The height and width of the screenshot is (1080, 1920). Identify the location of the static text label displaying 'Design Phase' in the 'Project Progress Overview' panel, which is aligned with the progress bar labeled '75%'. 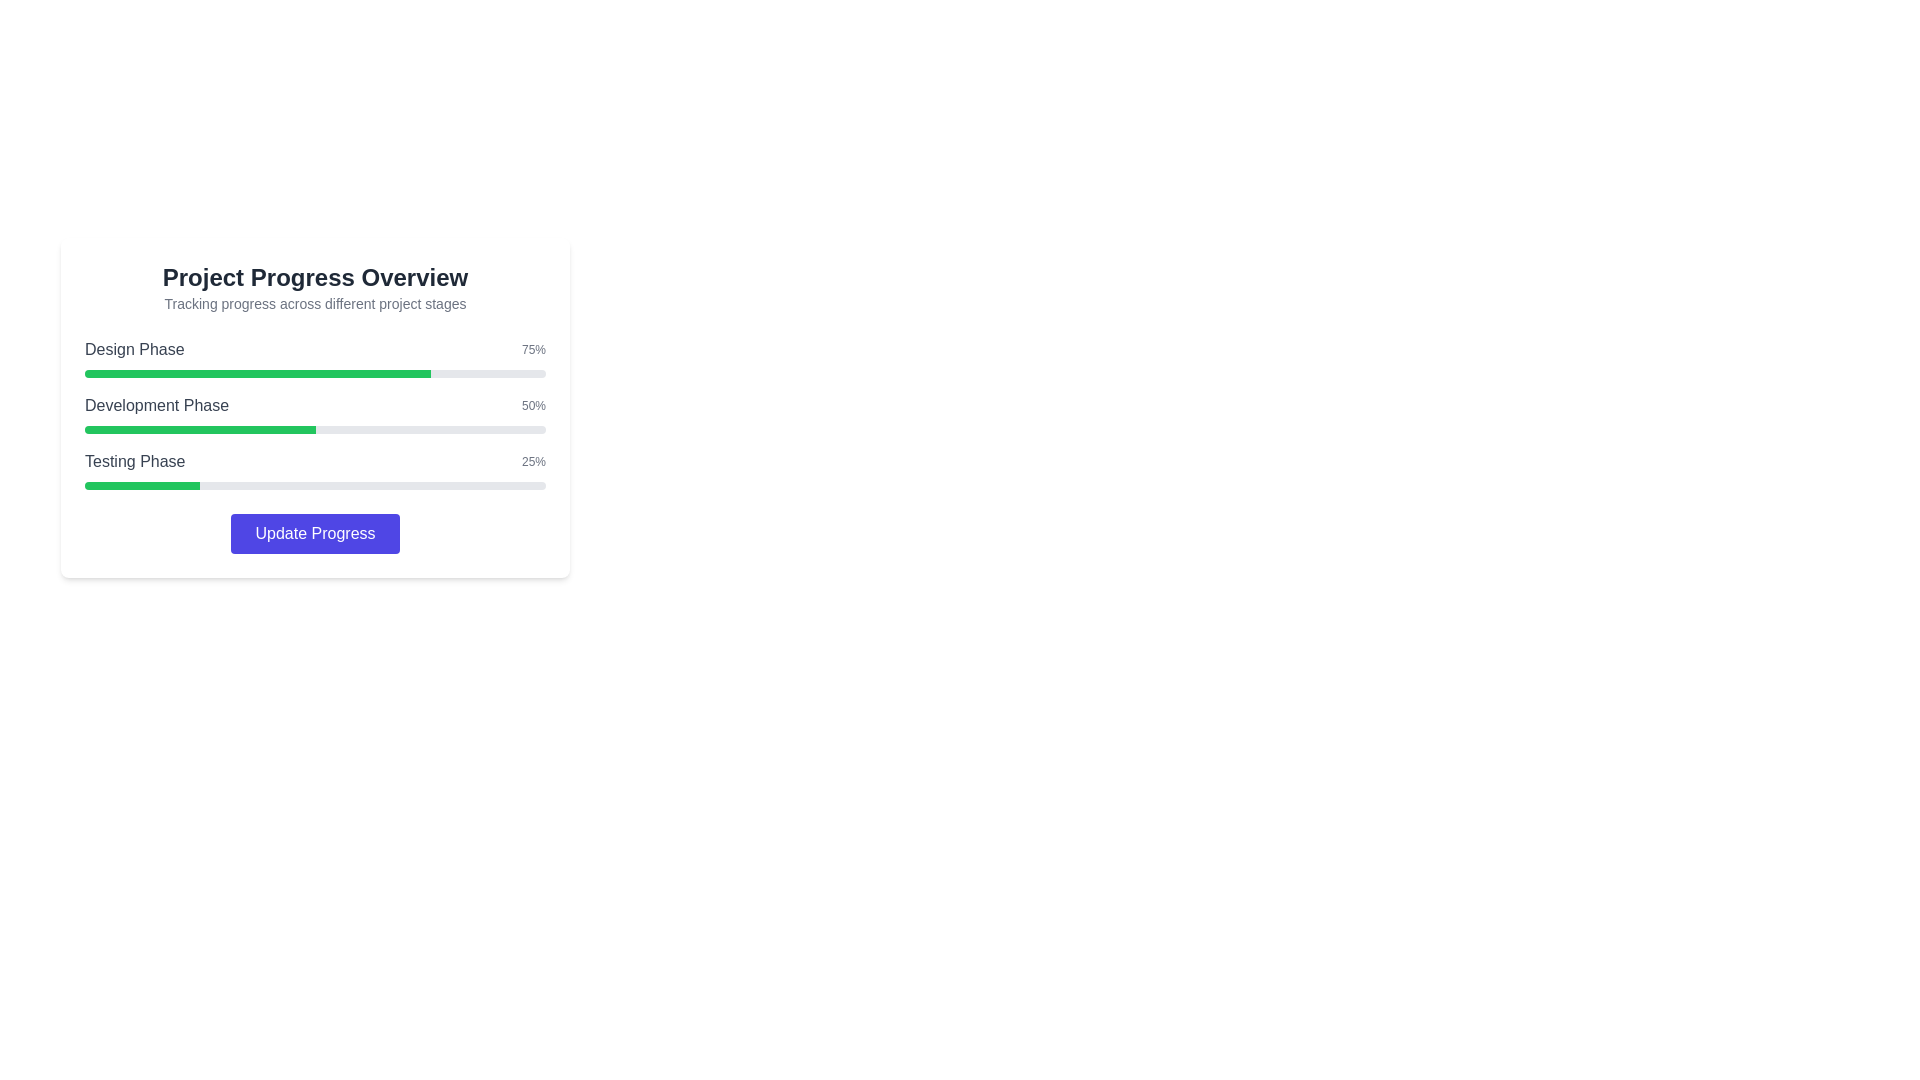
(133, 349).